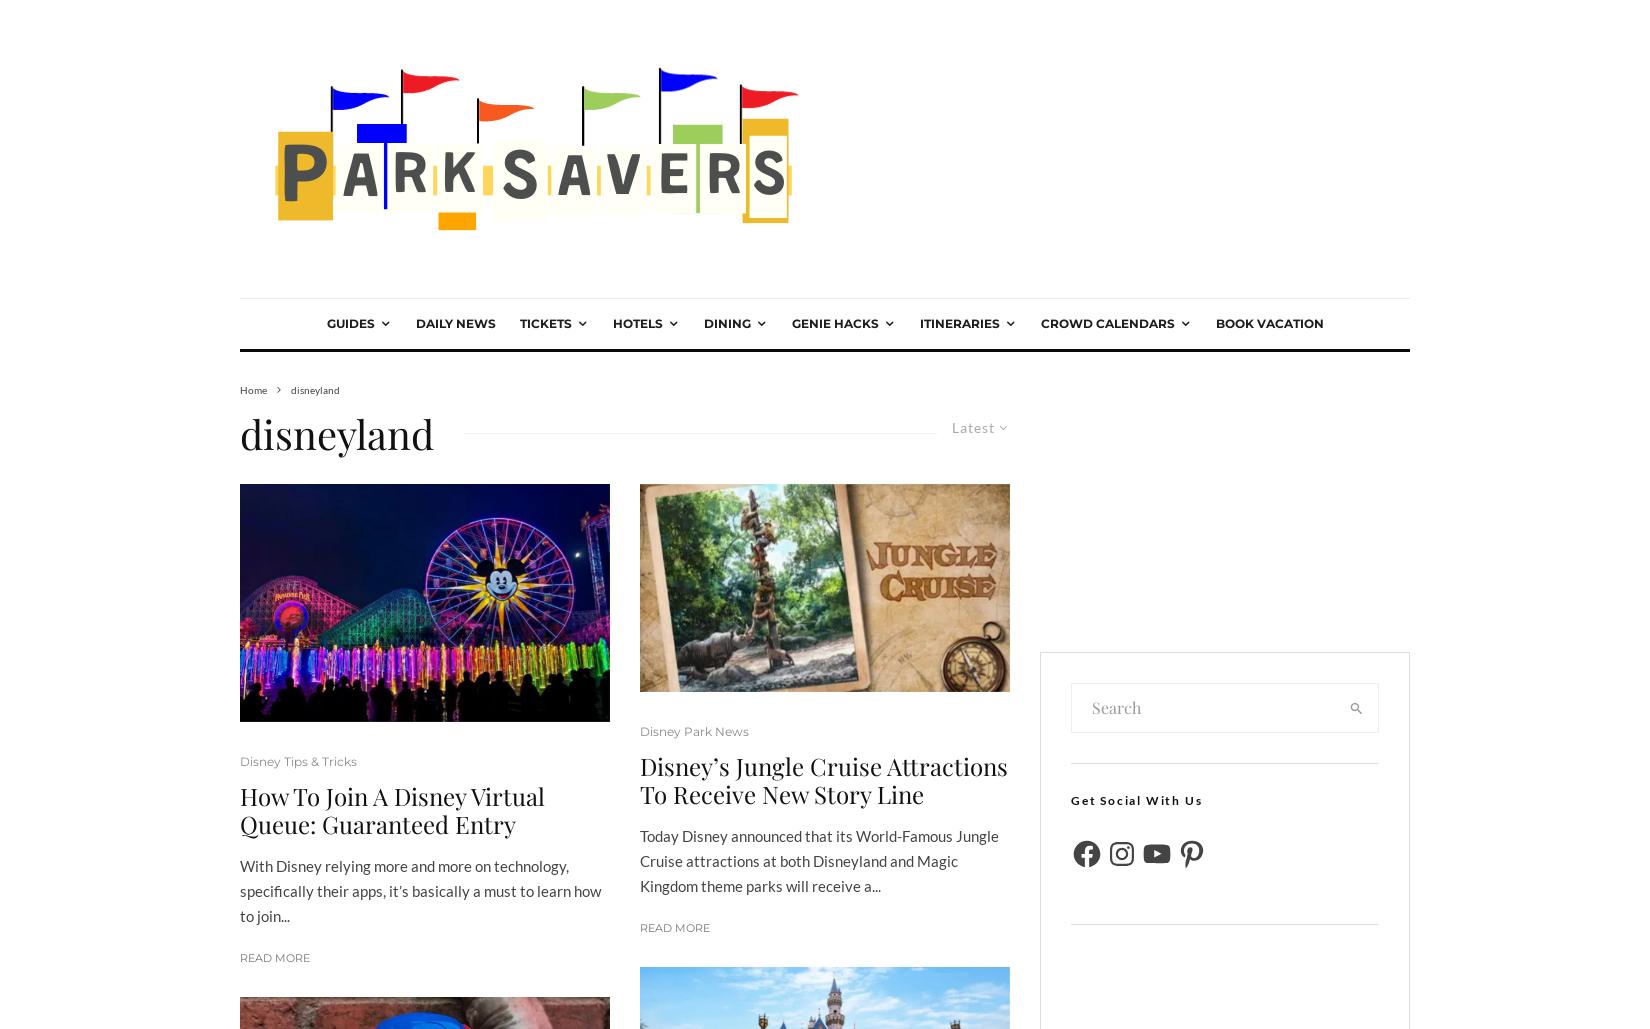  Describe the element at coordinates (1106, 323) in the screenshot. I see `'Crowd Calendars'` at that location.